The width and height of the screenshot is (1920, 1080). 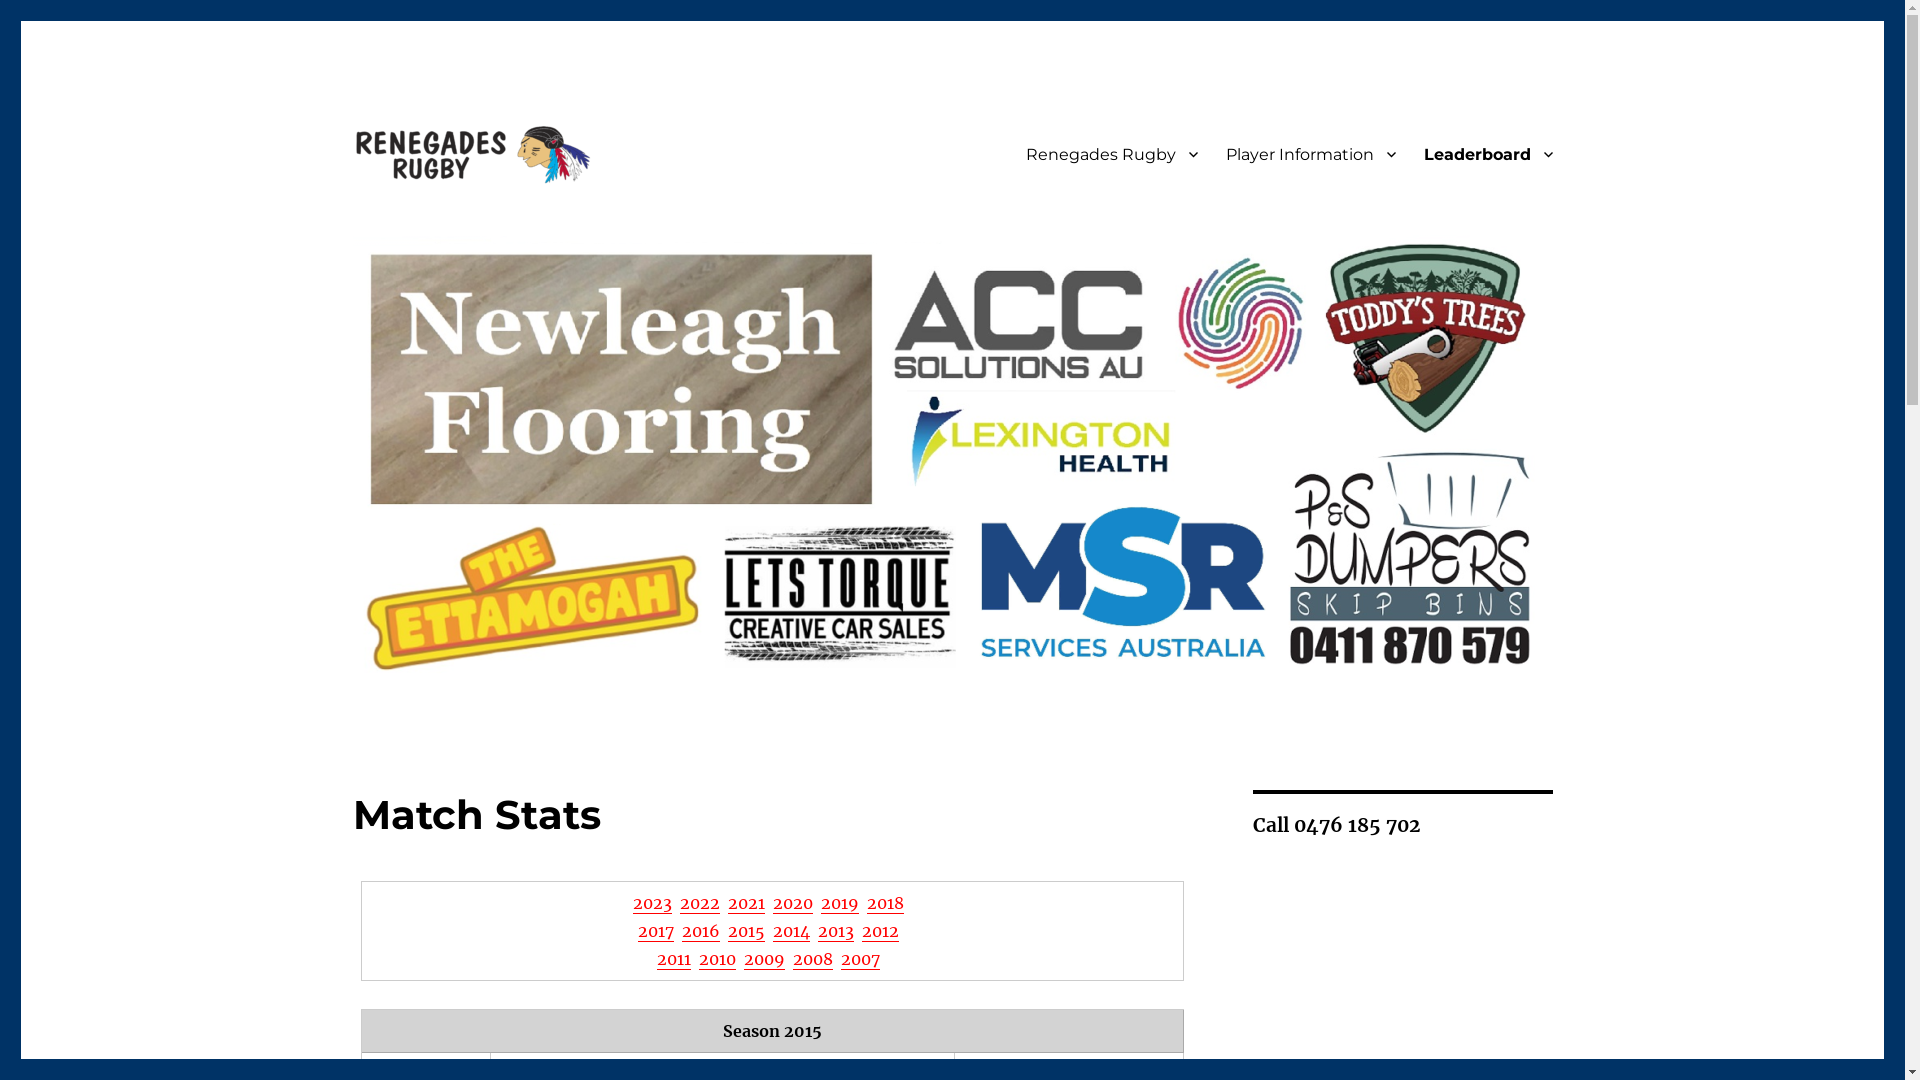 I want to click on '2013', so click(x=835, y=930).